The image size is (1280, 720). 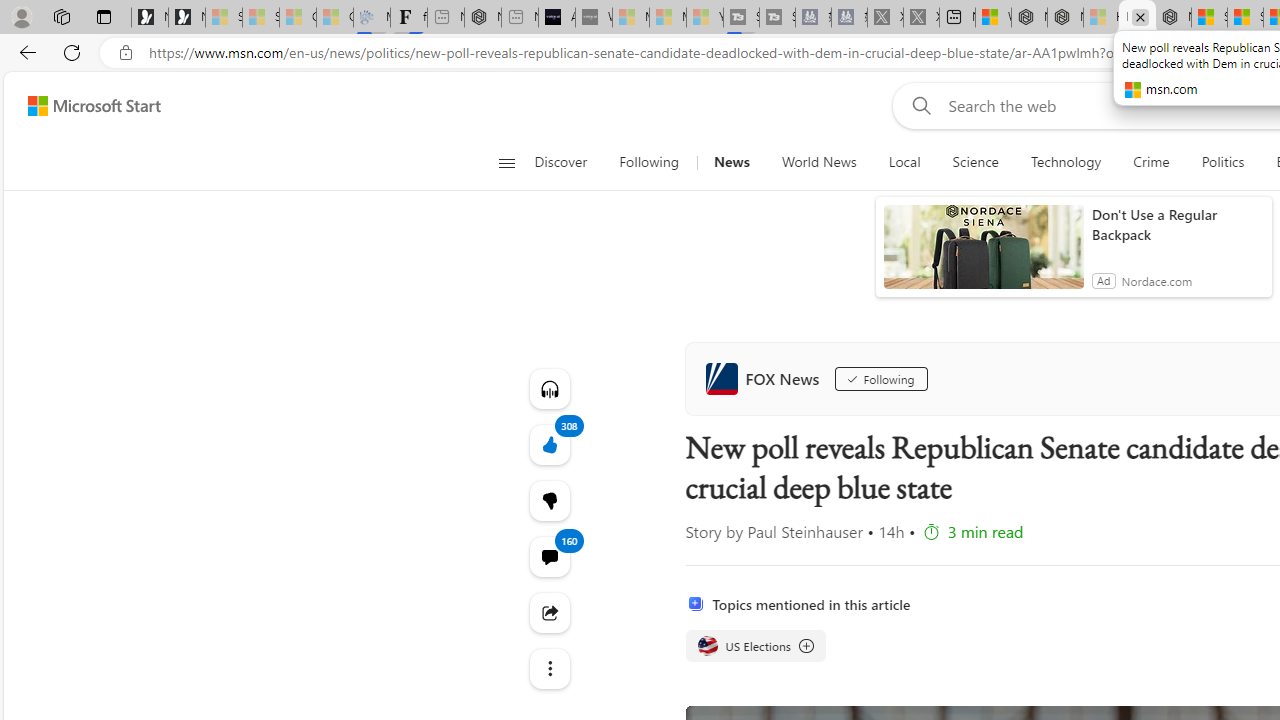 What do you see at coordinates (903, 162) in the screenshot?
I see `'Local'` at bounding box center [903, 162].